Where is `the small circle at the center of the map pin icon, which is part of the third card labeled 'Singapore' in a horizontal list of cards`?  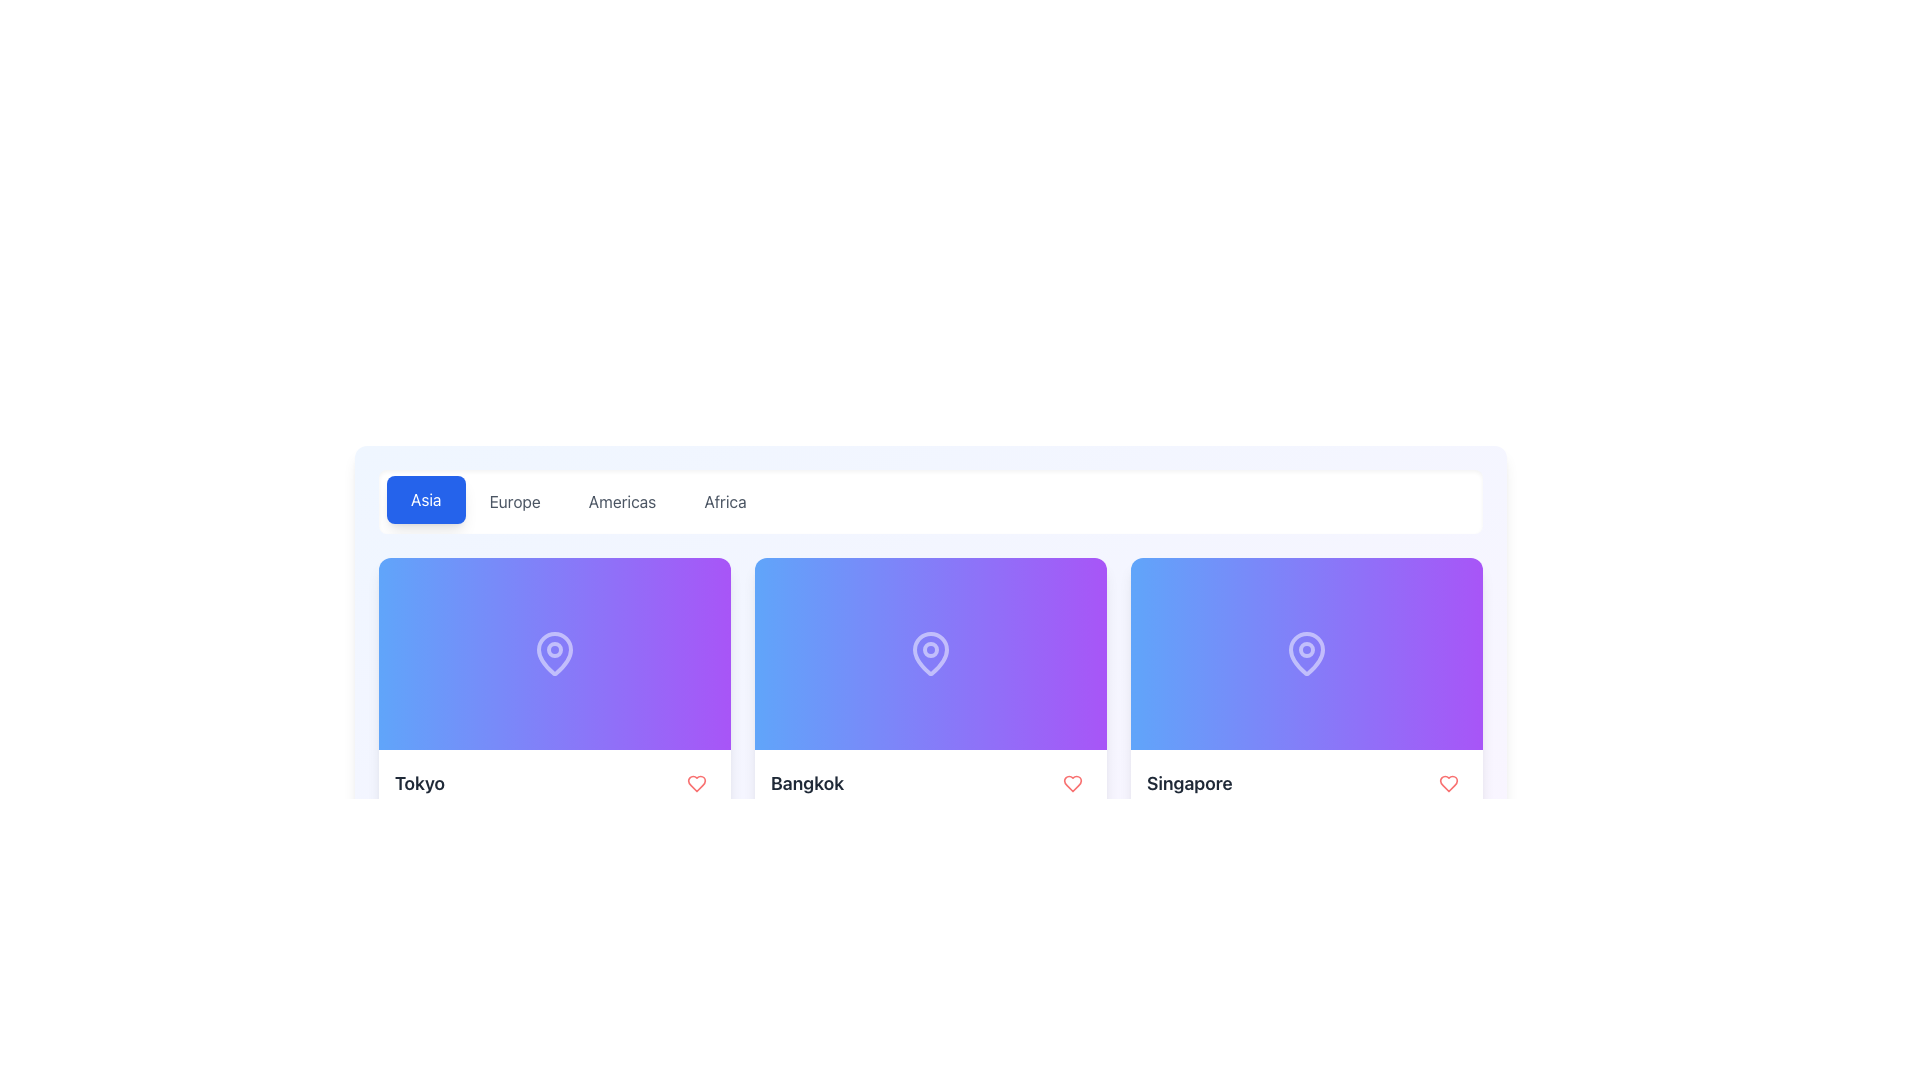 the small circle at the center of the map pin icon, which is part of the third card labeled 'Singapore' in a horizontal list of cards is located at coordinates (1306, 650).